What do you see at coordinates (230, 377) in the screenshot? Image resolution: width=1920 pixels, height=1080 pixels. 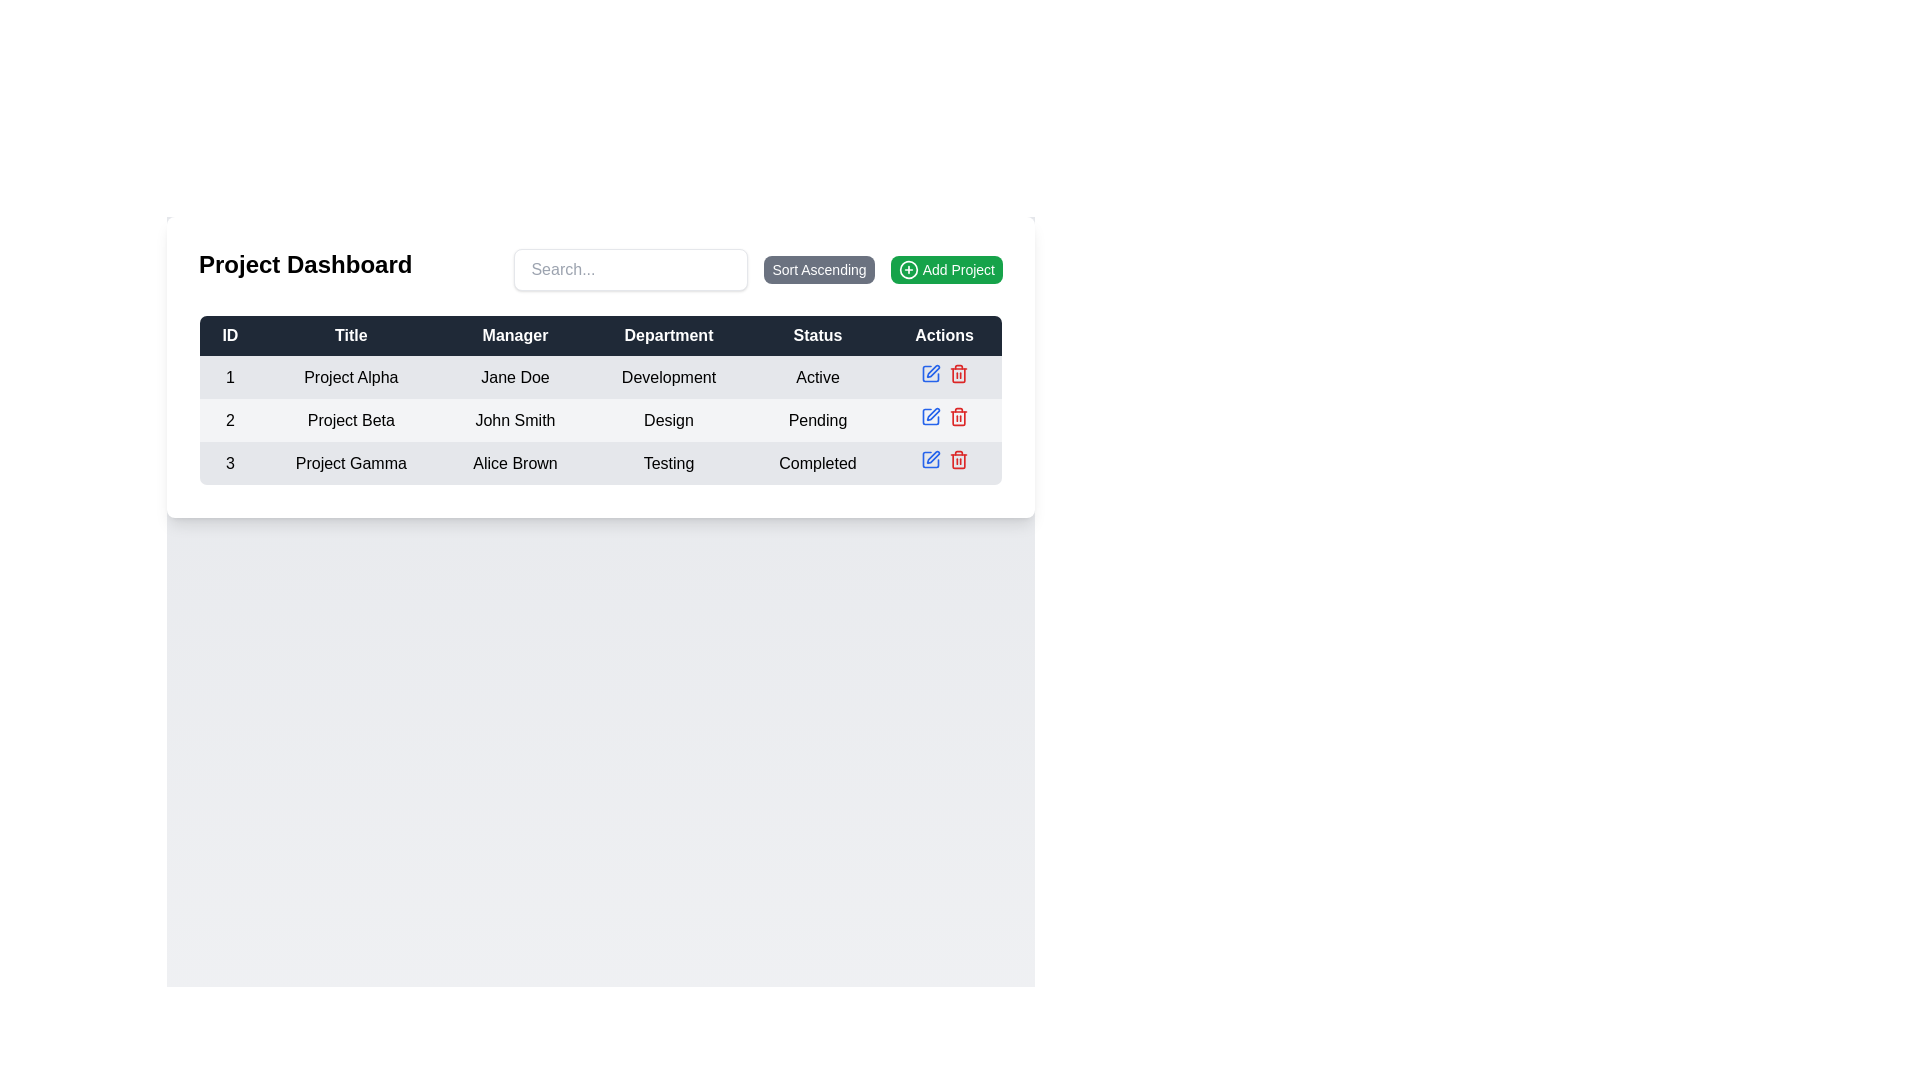 I see `the first table cell containing the numeral '1', which is positioned in the 'ID' column at the start of the first row` at bounding box center [230, 377].